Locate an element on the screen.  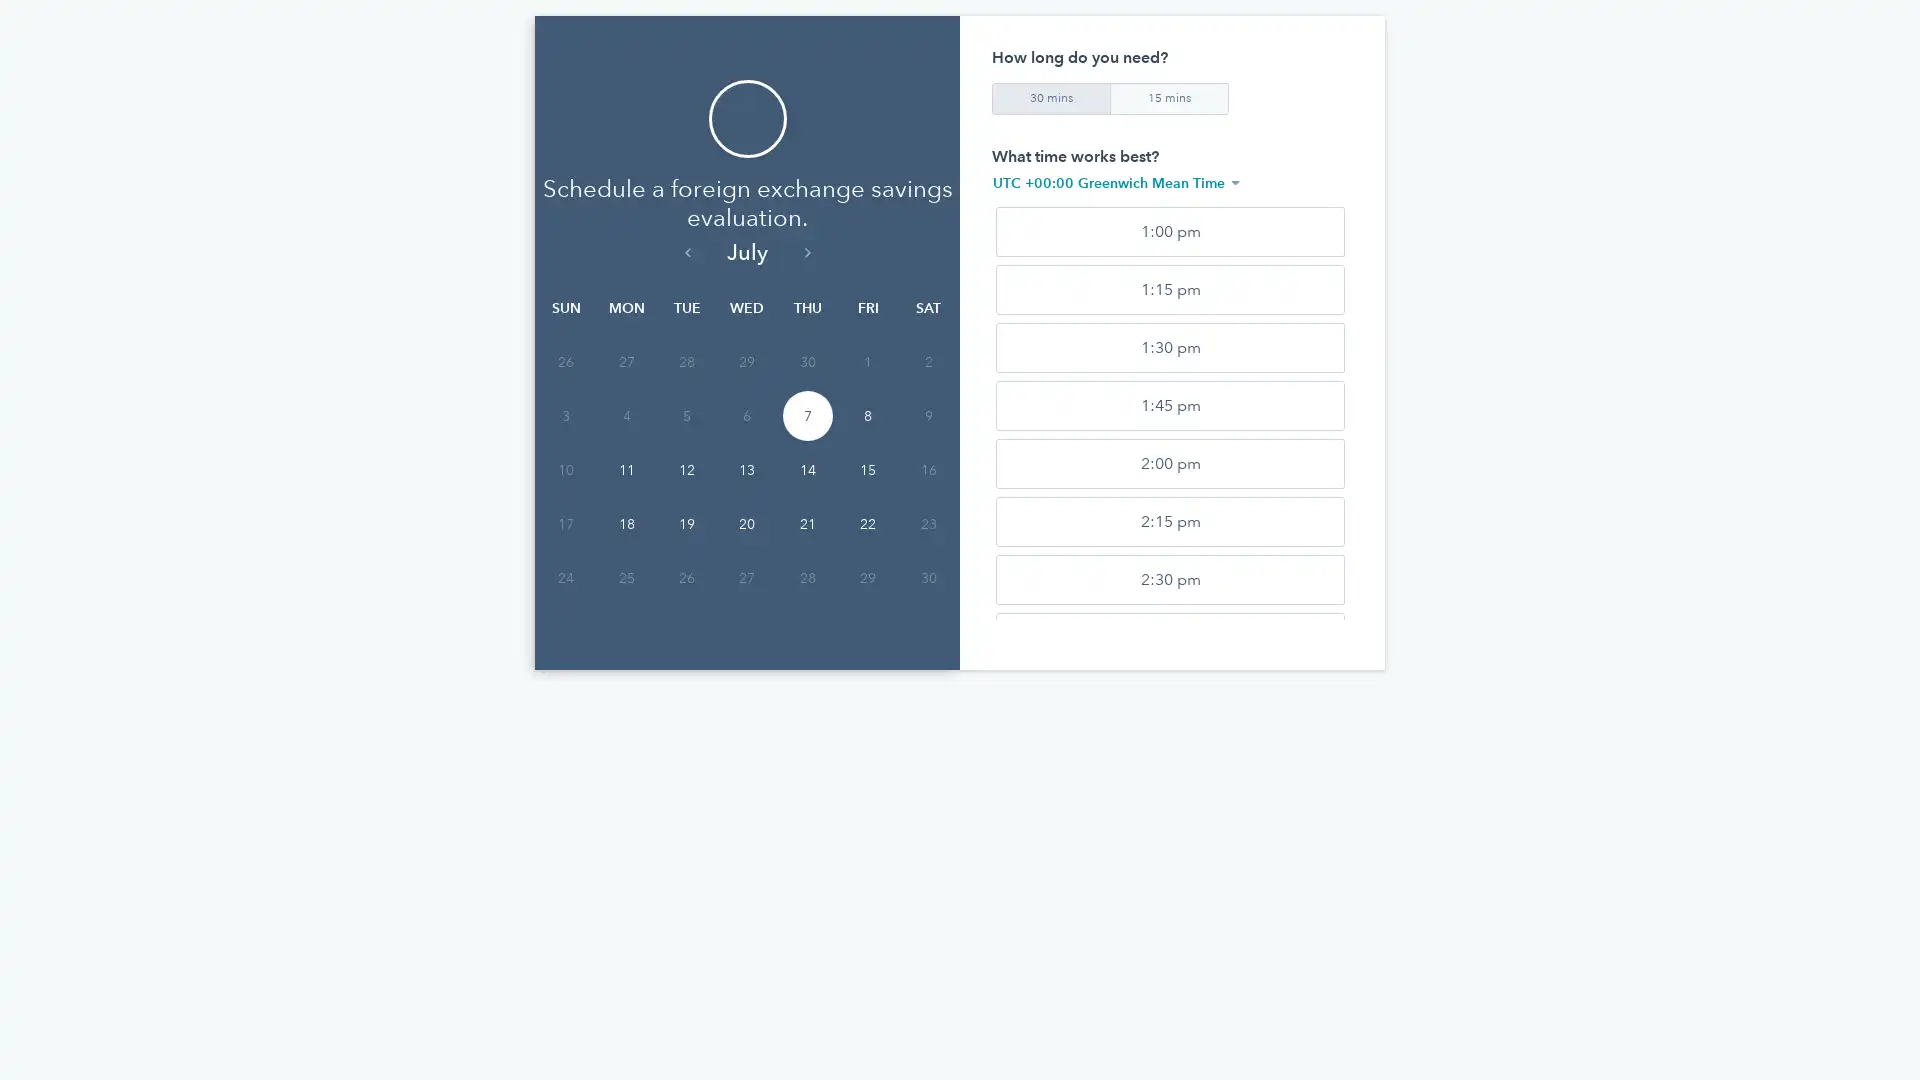
July 16th is located at coordinates (926, 470).